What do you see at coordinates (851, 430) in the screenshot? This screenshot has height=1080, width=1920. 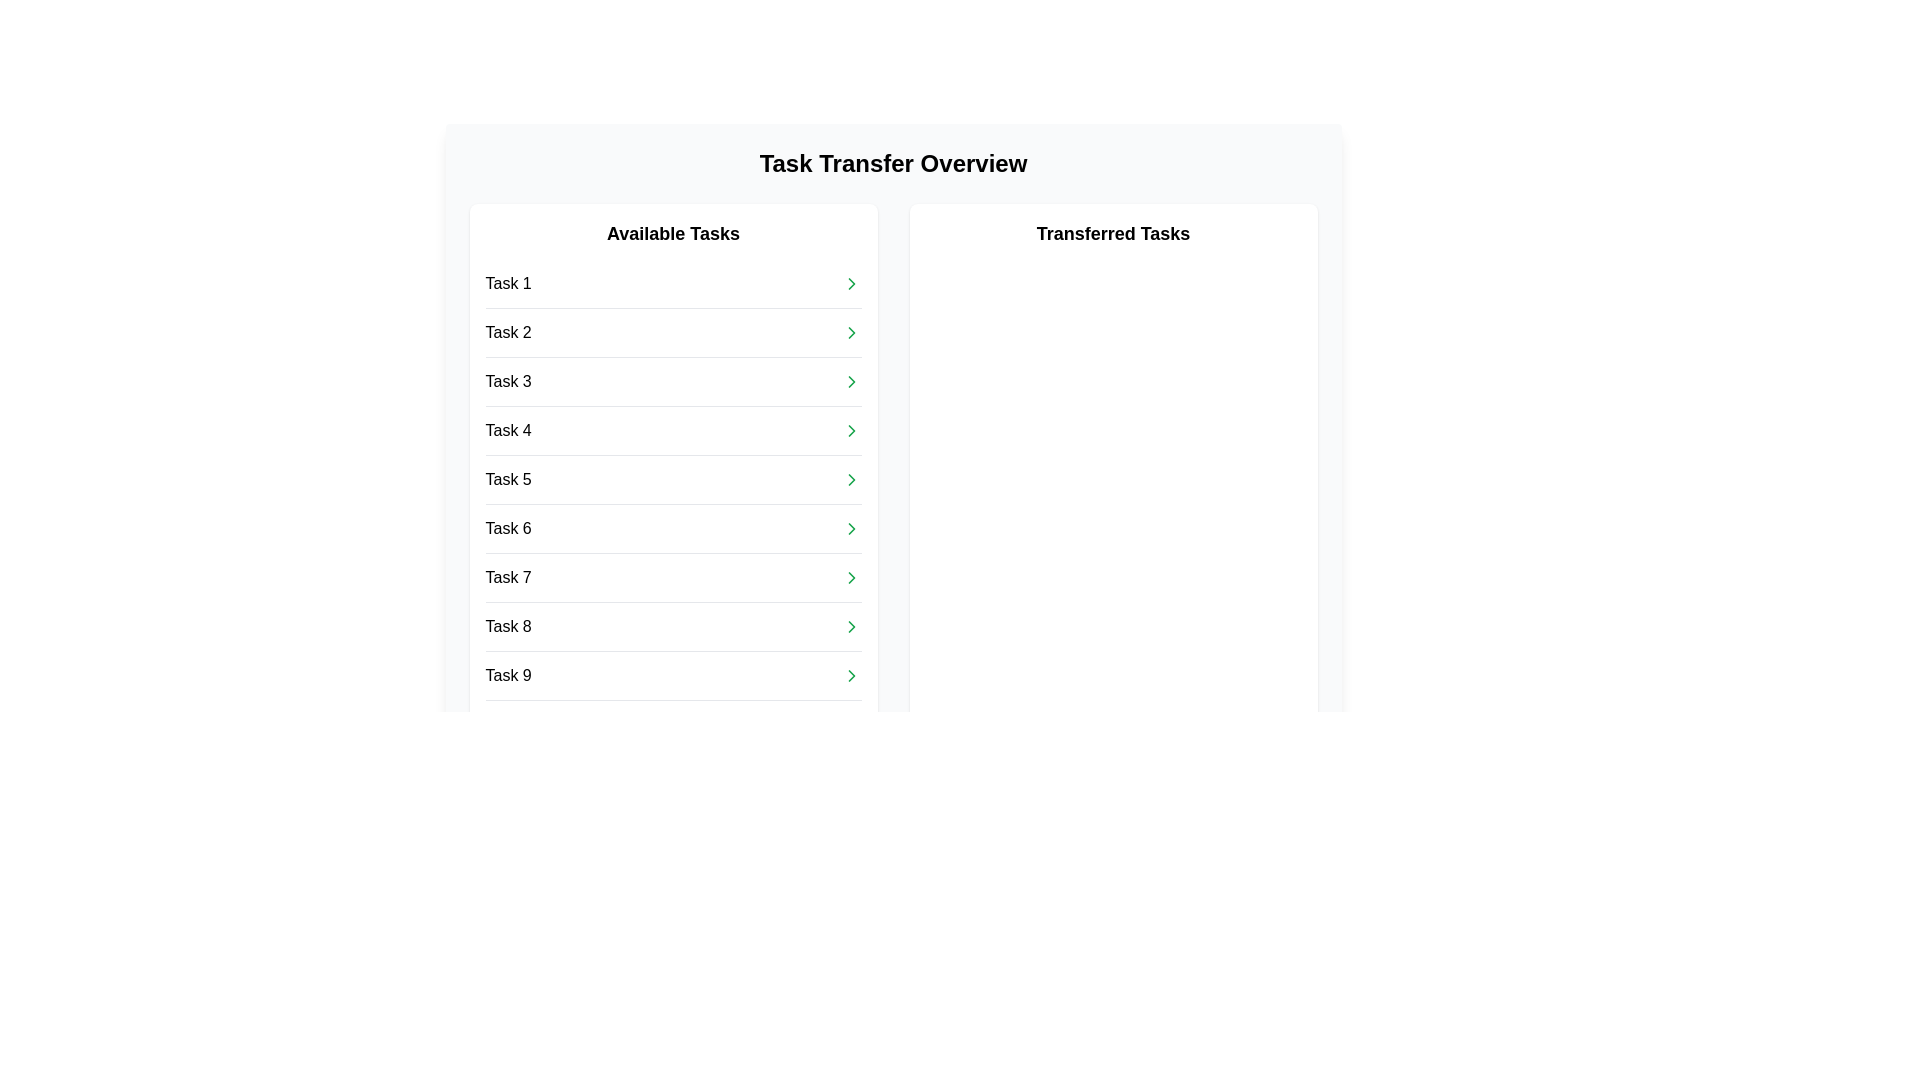 I see `the fourth chevron indicator for 'Task 4' in the 'Available Tasks' section` at bounding box center [851, 430].